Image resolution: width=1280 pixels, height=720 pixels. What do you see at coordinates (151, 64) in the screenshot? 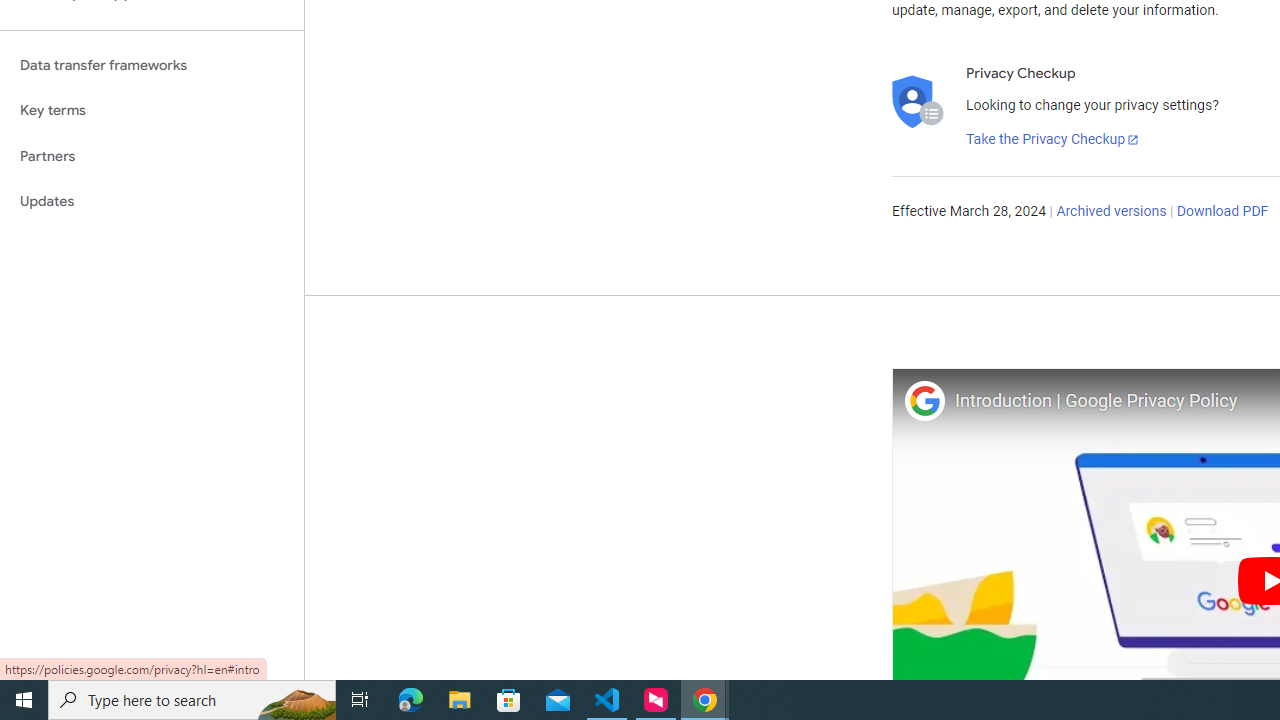
I see `'Data transfer frameworks'` at bounding box center [151, 64].